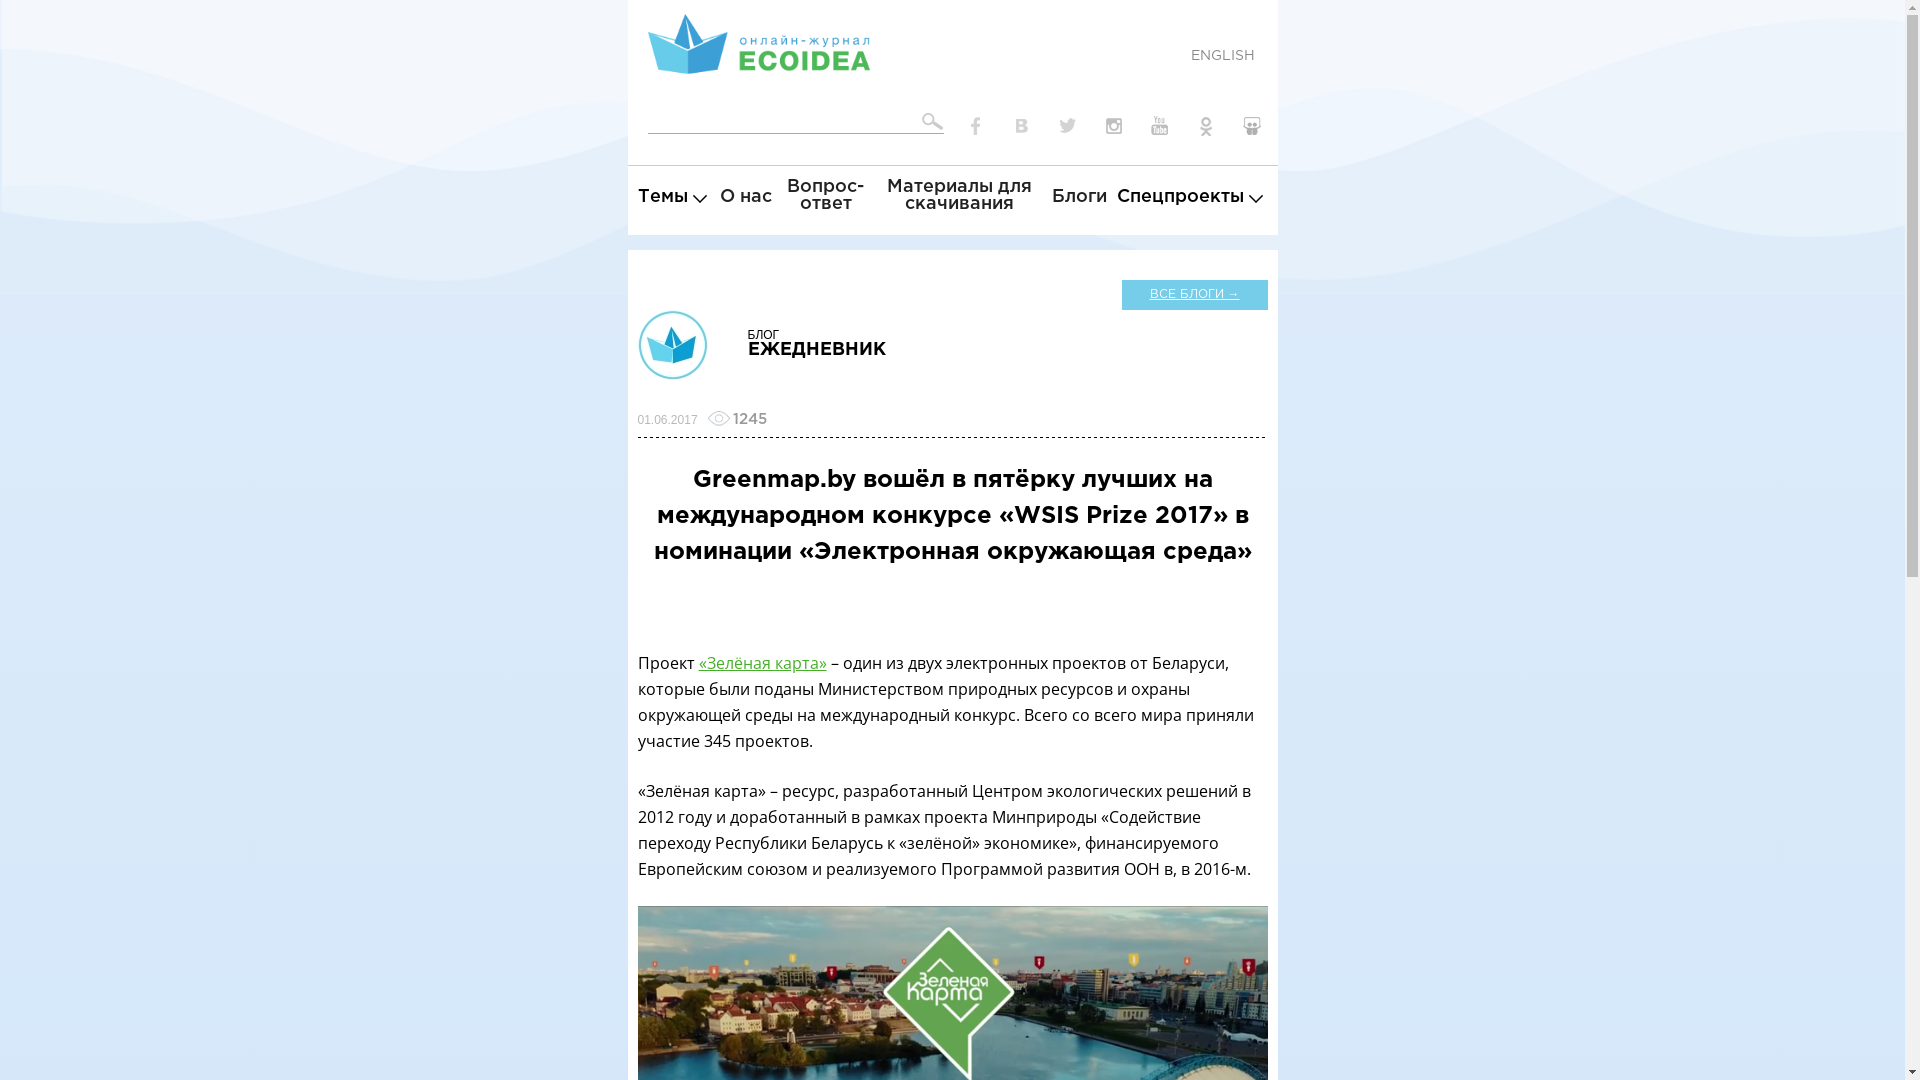 Image resolution: width=1920 pixels, height=1080 pixels. I want to click on 'VK', so click(1022, 126).